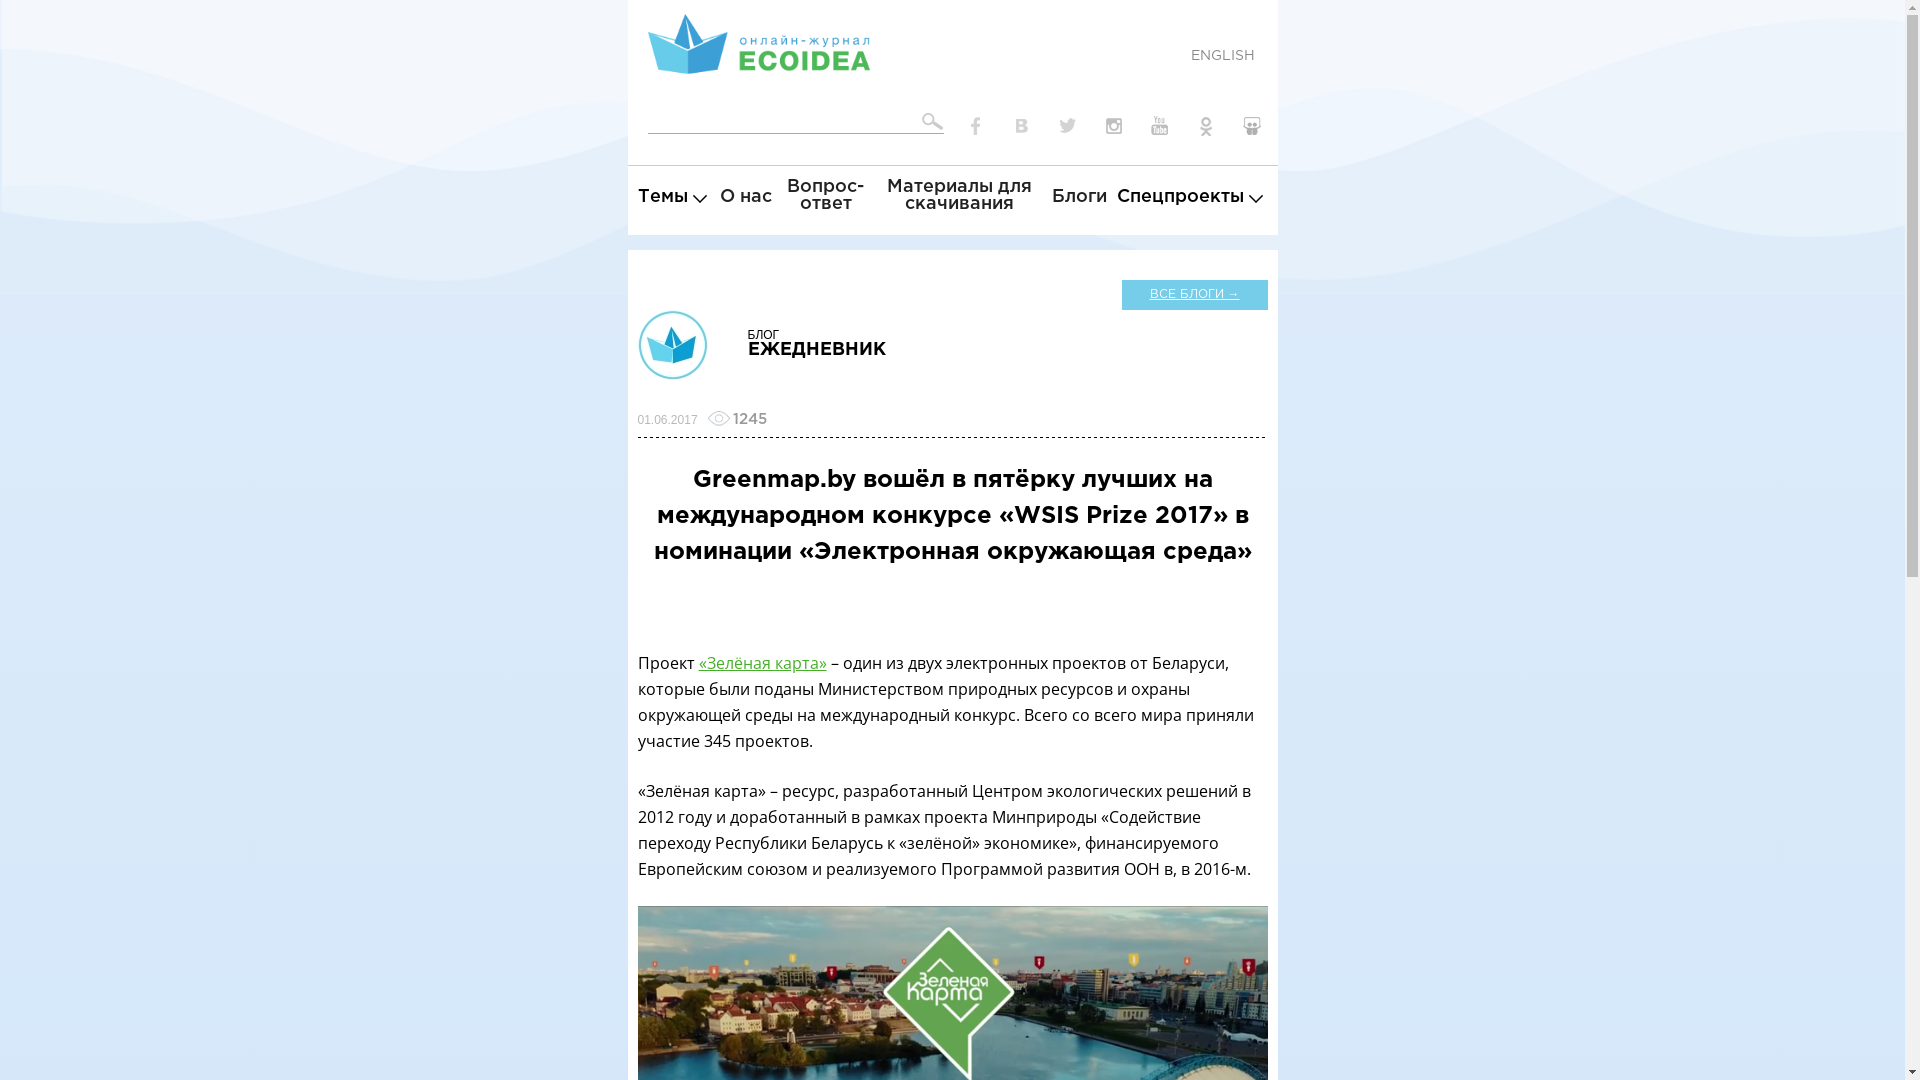 Image resolution: width=1920 pixels, height=1080 pixels. I want to click on 'VK', so click(1022, 126).